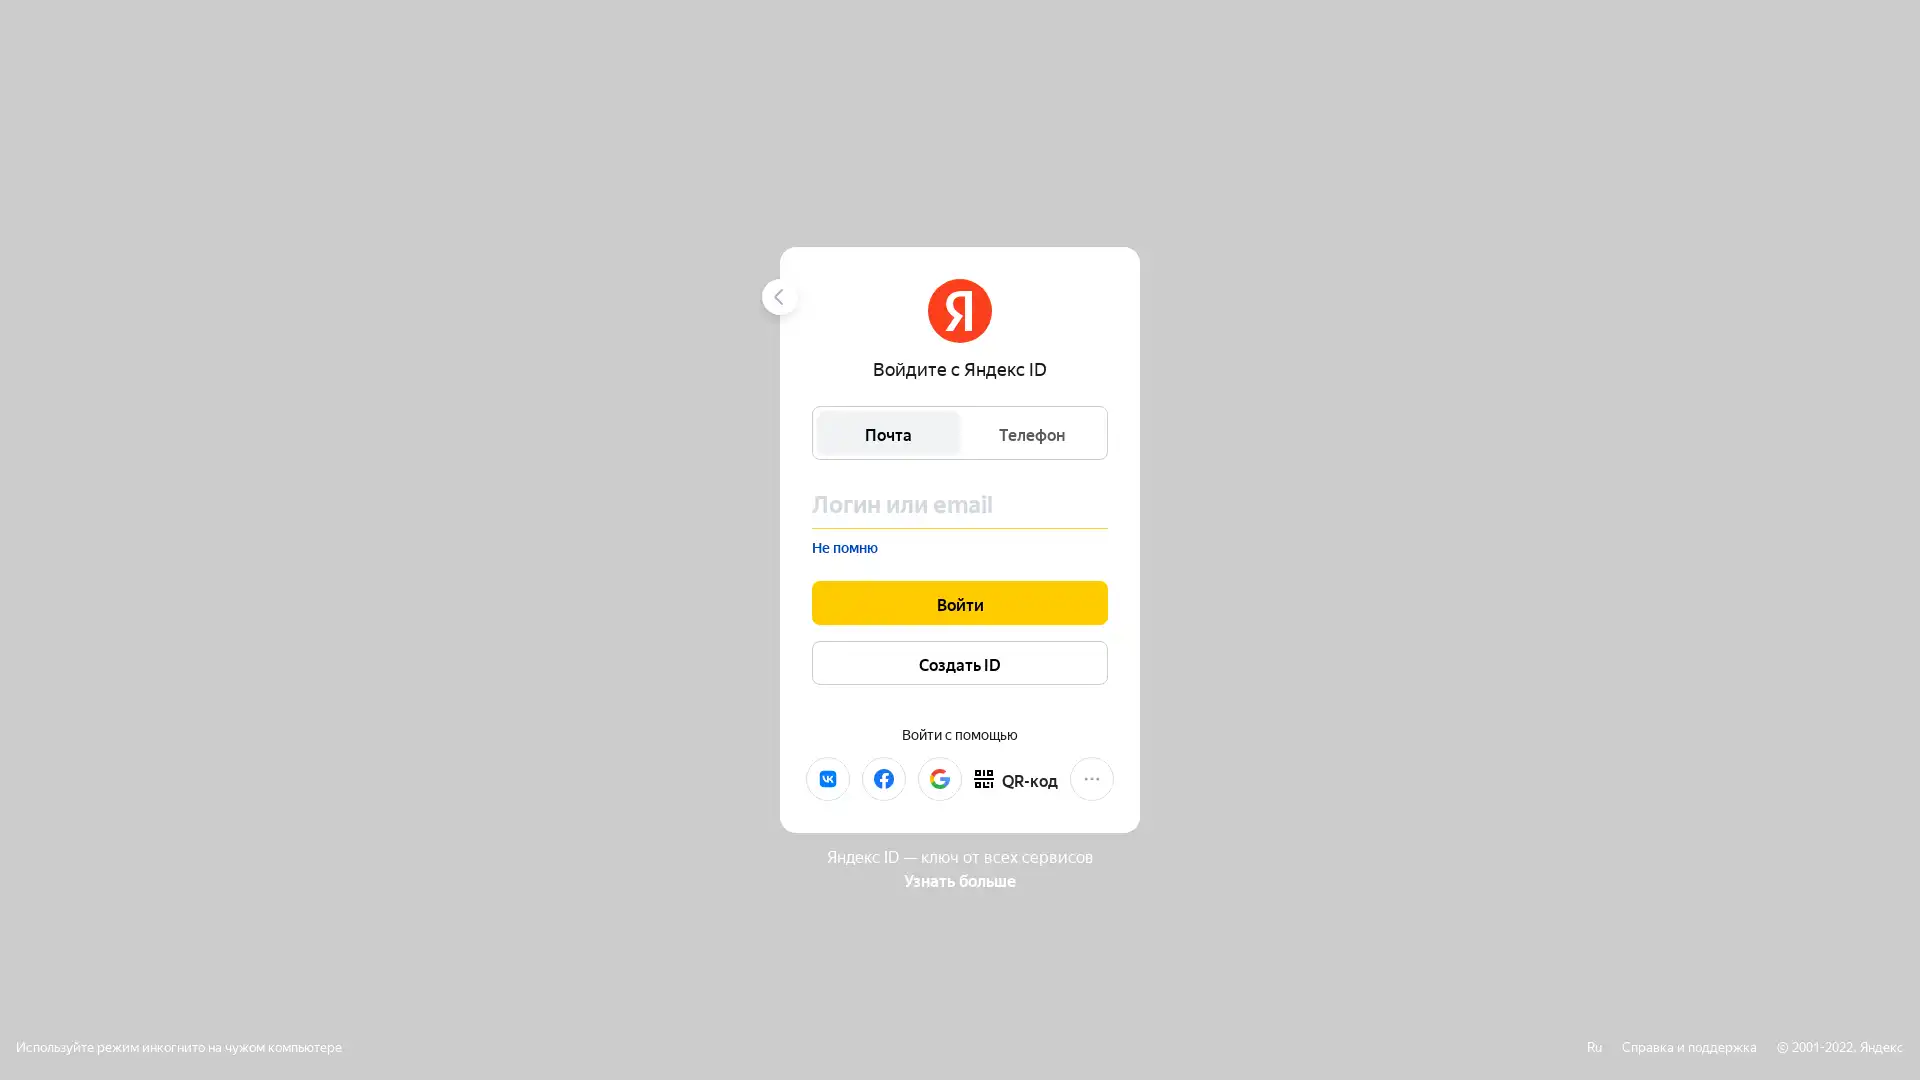 The width and height of the screenshot is (1920, 1080). What do you see at coordinates (882, 777) in the screenshot?
I see `Facebook` at bounding box center [882, 777].